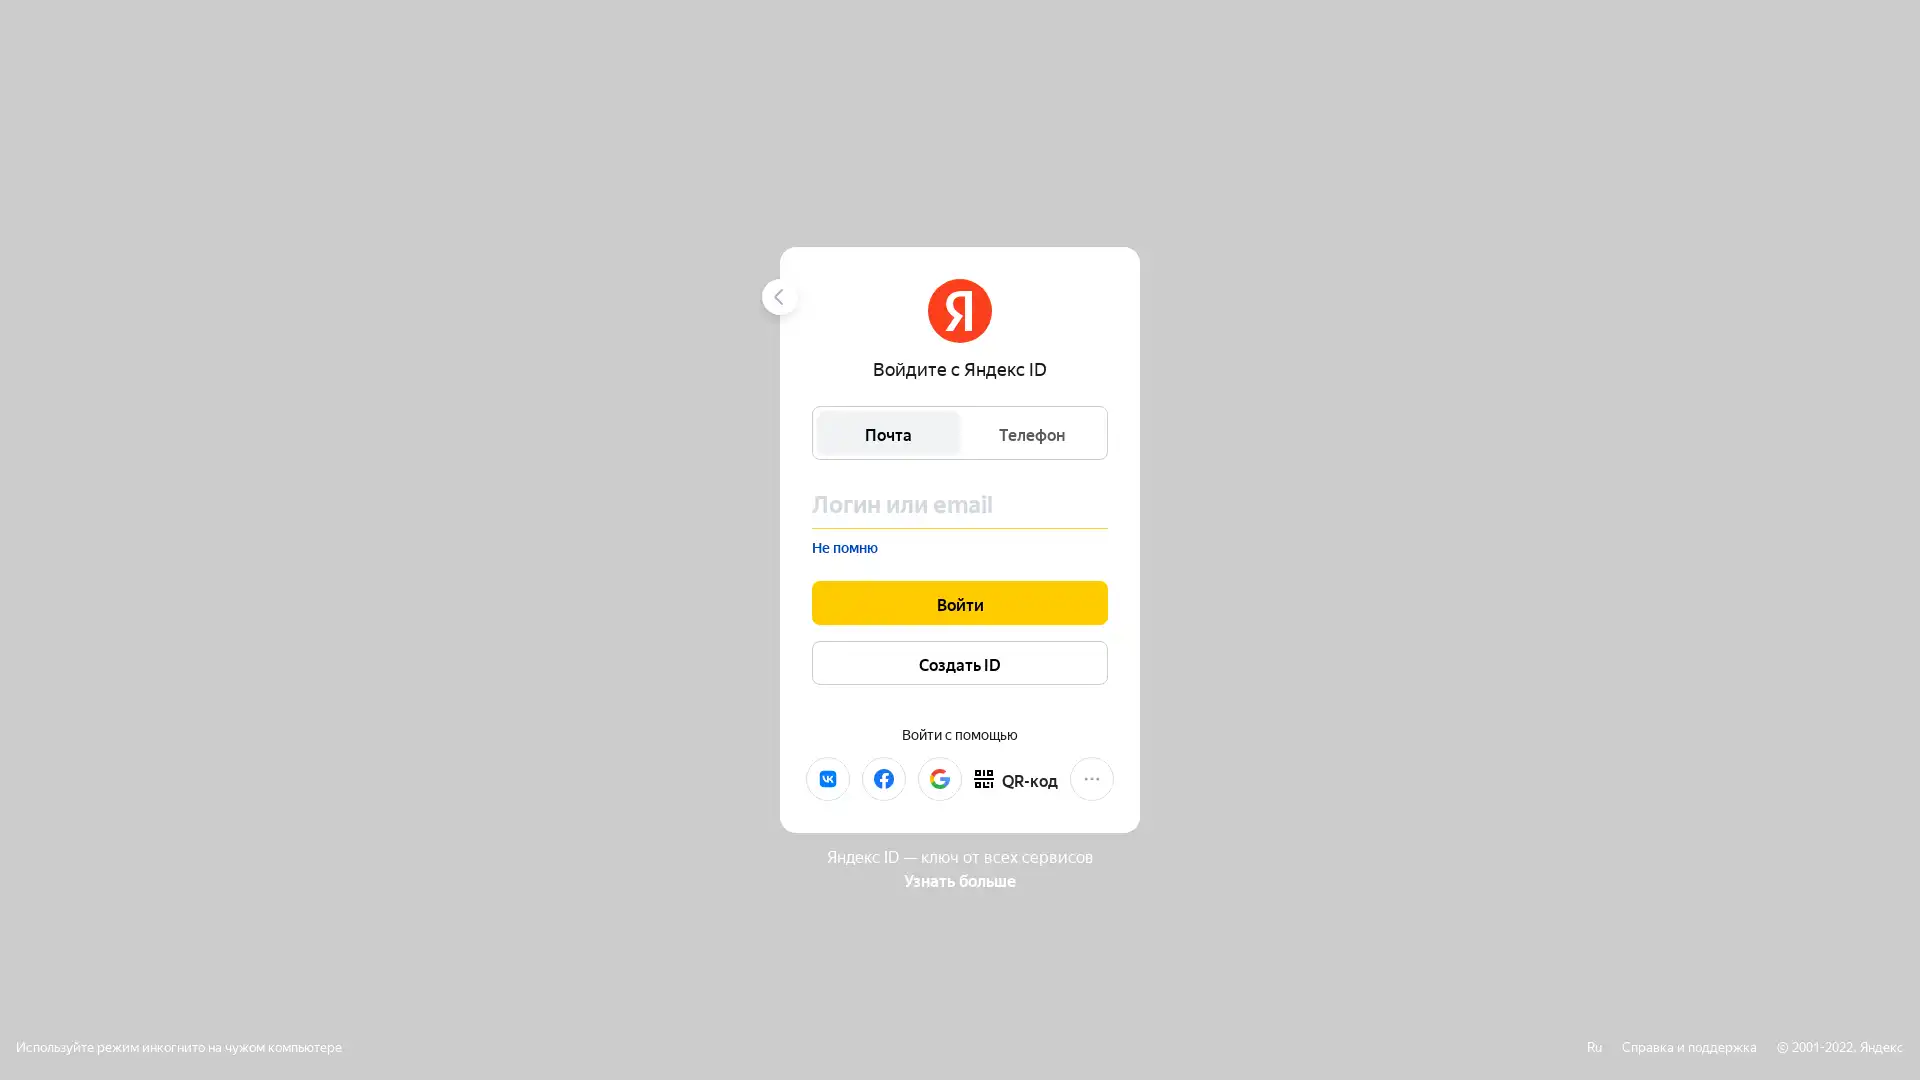 The width and height of the screenshot is (1920, 1080). What do you see at coordinates (882, 777) in the screenshot?
I see `Facebook` at bounding box center [882, 777].